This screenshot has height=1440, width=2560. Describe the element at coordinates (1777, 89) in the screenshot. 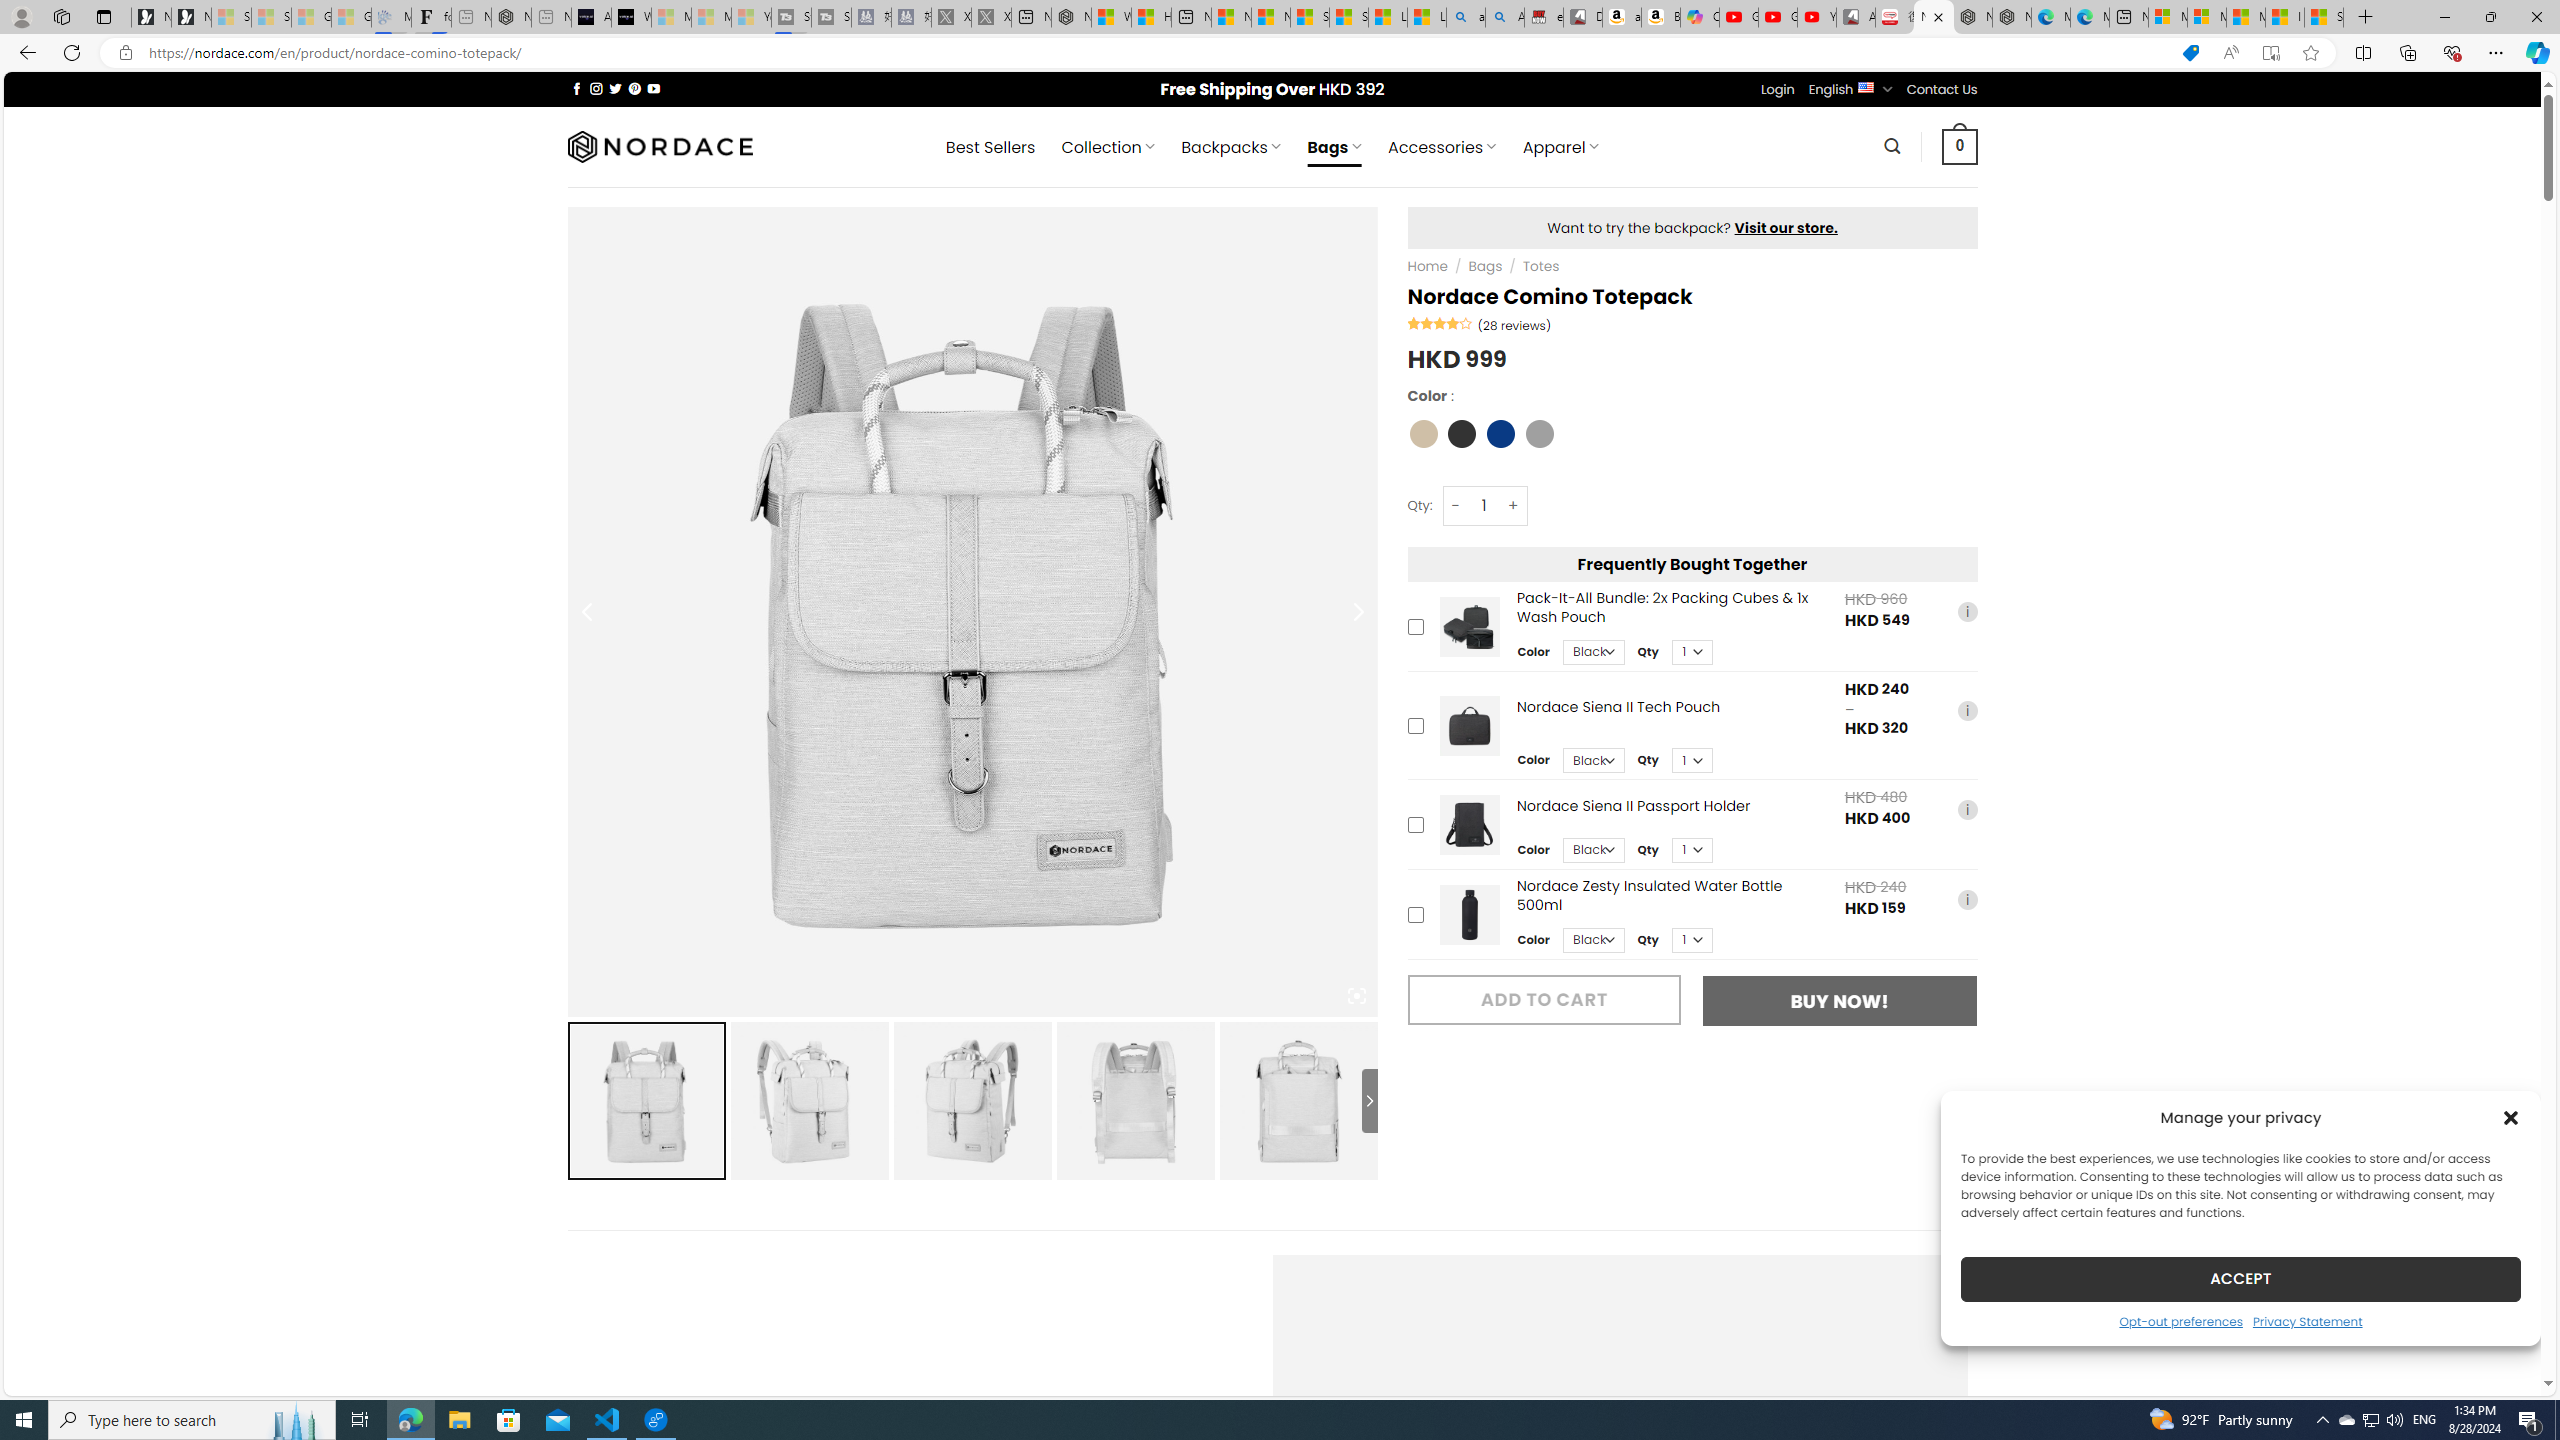

I see `'Login'` at that location.